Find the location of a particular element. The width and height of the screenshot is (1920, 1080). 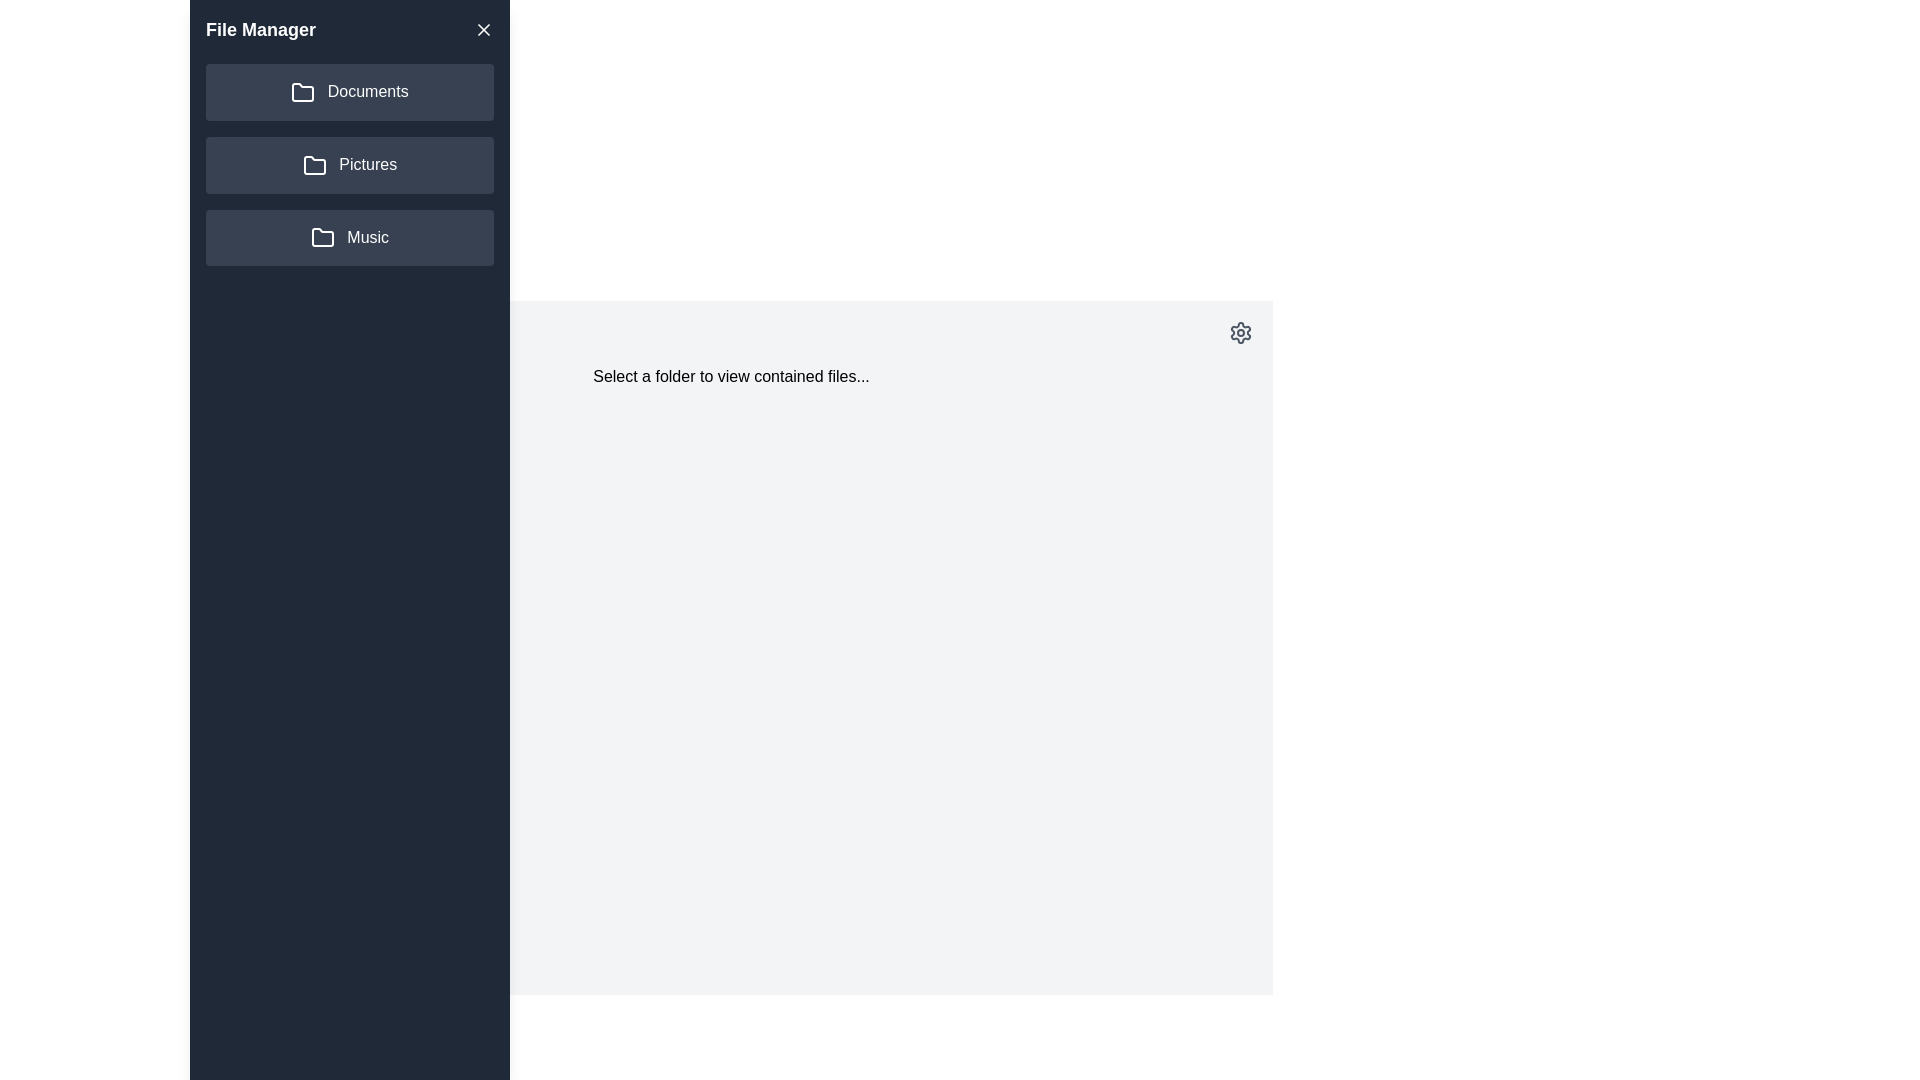

the folder Pictures from the side drawer is located at coordinates (350, 164).